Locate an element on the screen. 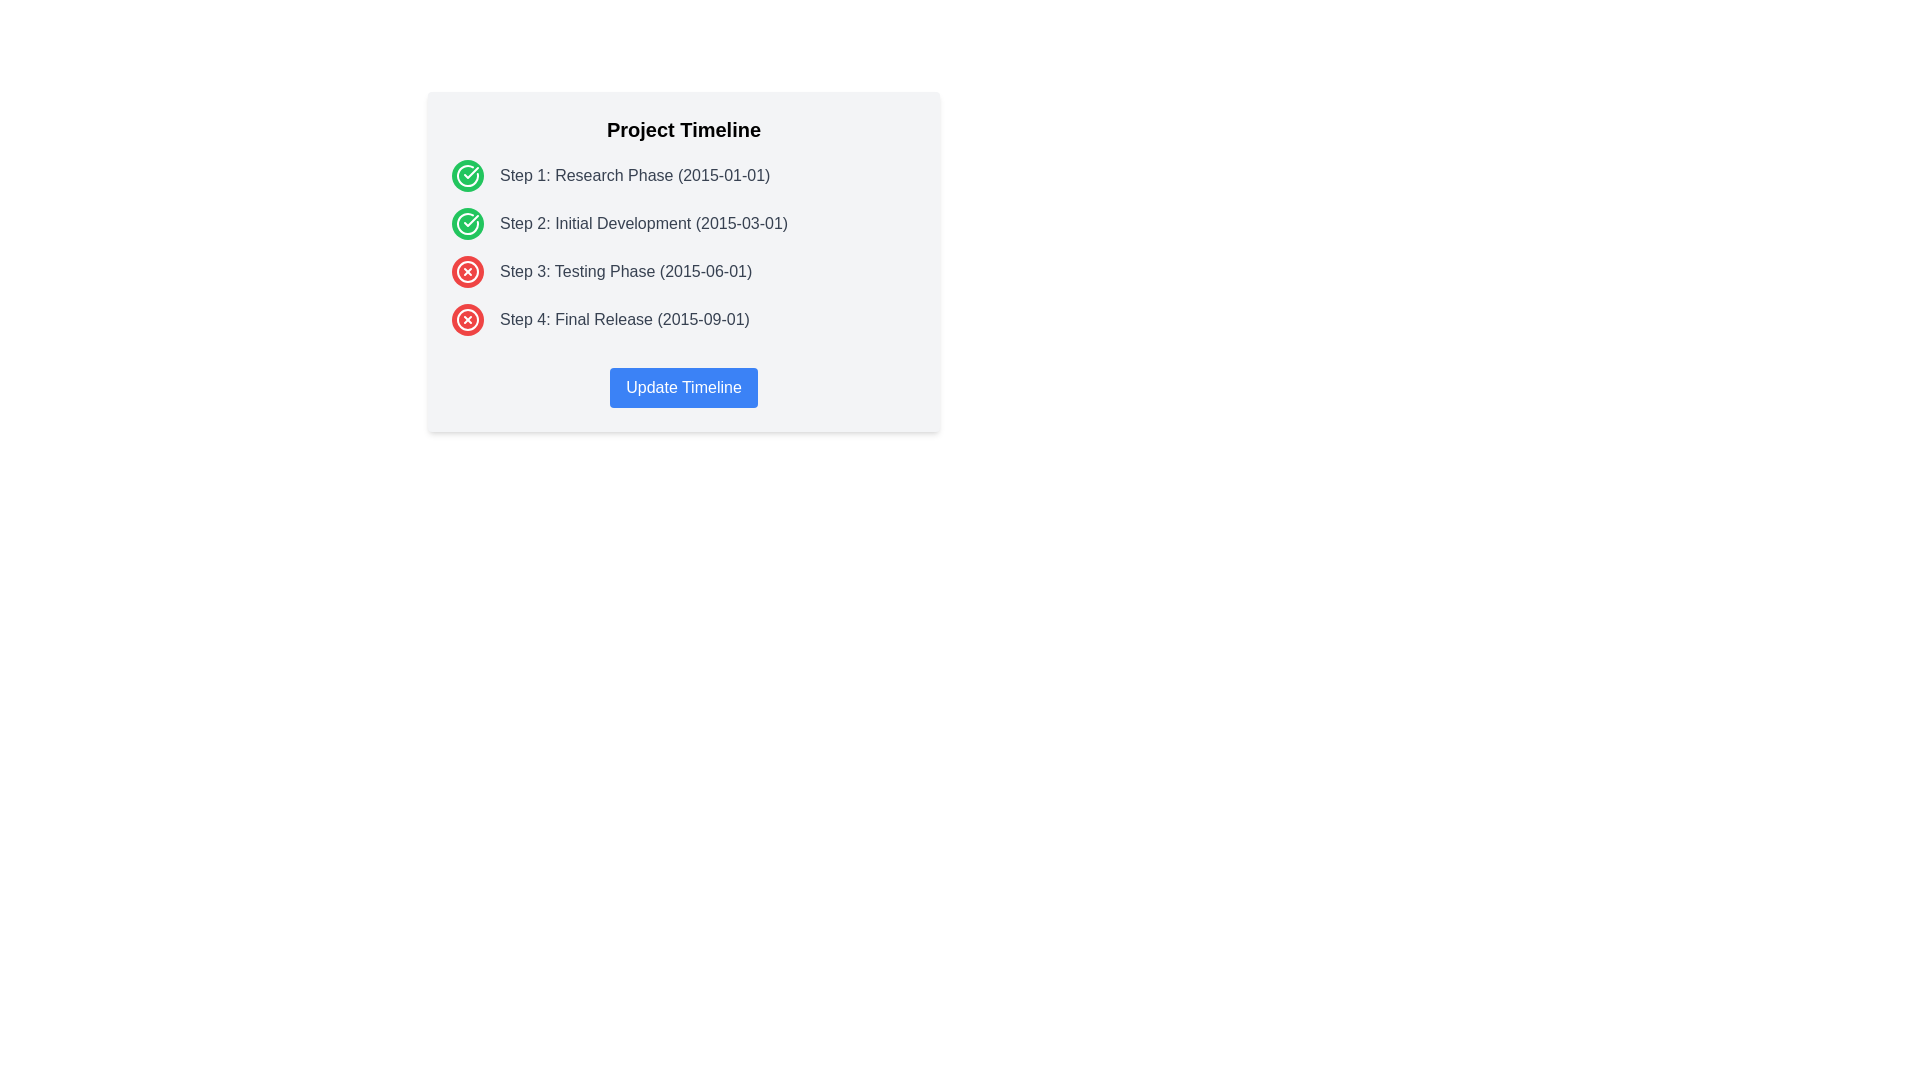 This screenshot has width=1920, height=1080. information displayed in the Text label that describes the third step in the timeline, labeled 'Step 3: Testing Phase (2015-06-01)' is located at coordinates (625, 272).